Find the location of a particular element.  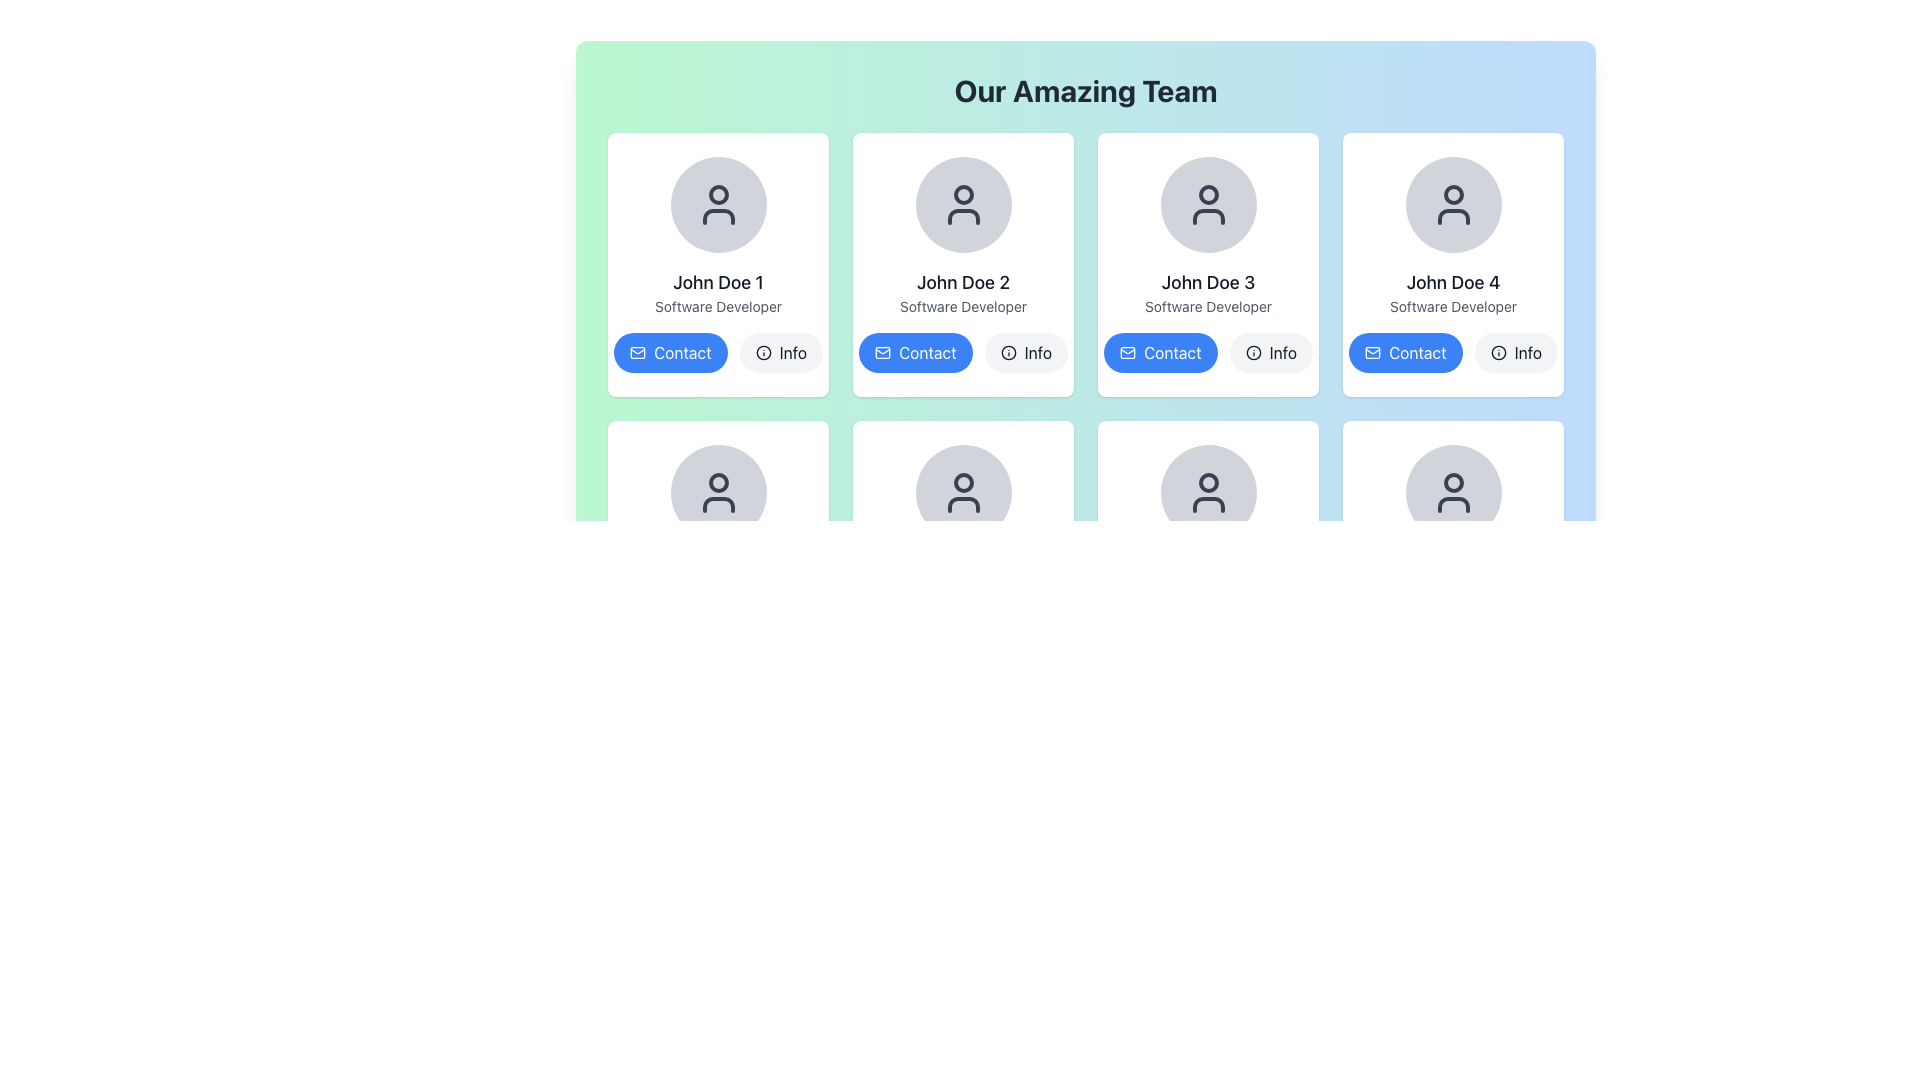

the leftmost circle element of the SVG graphic located near the bottom-right of the 'Info' button under 'John Doe 2' is located at coordinates (1008, 352).